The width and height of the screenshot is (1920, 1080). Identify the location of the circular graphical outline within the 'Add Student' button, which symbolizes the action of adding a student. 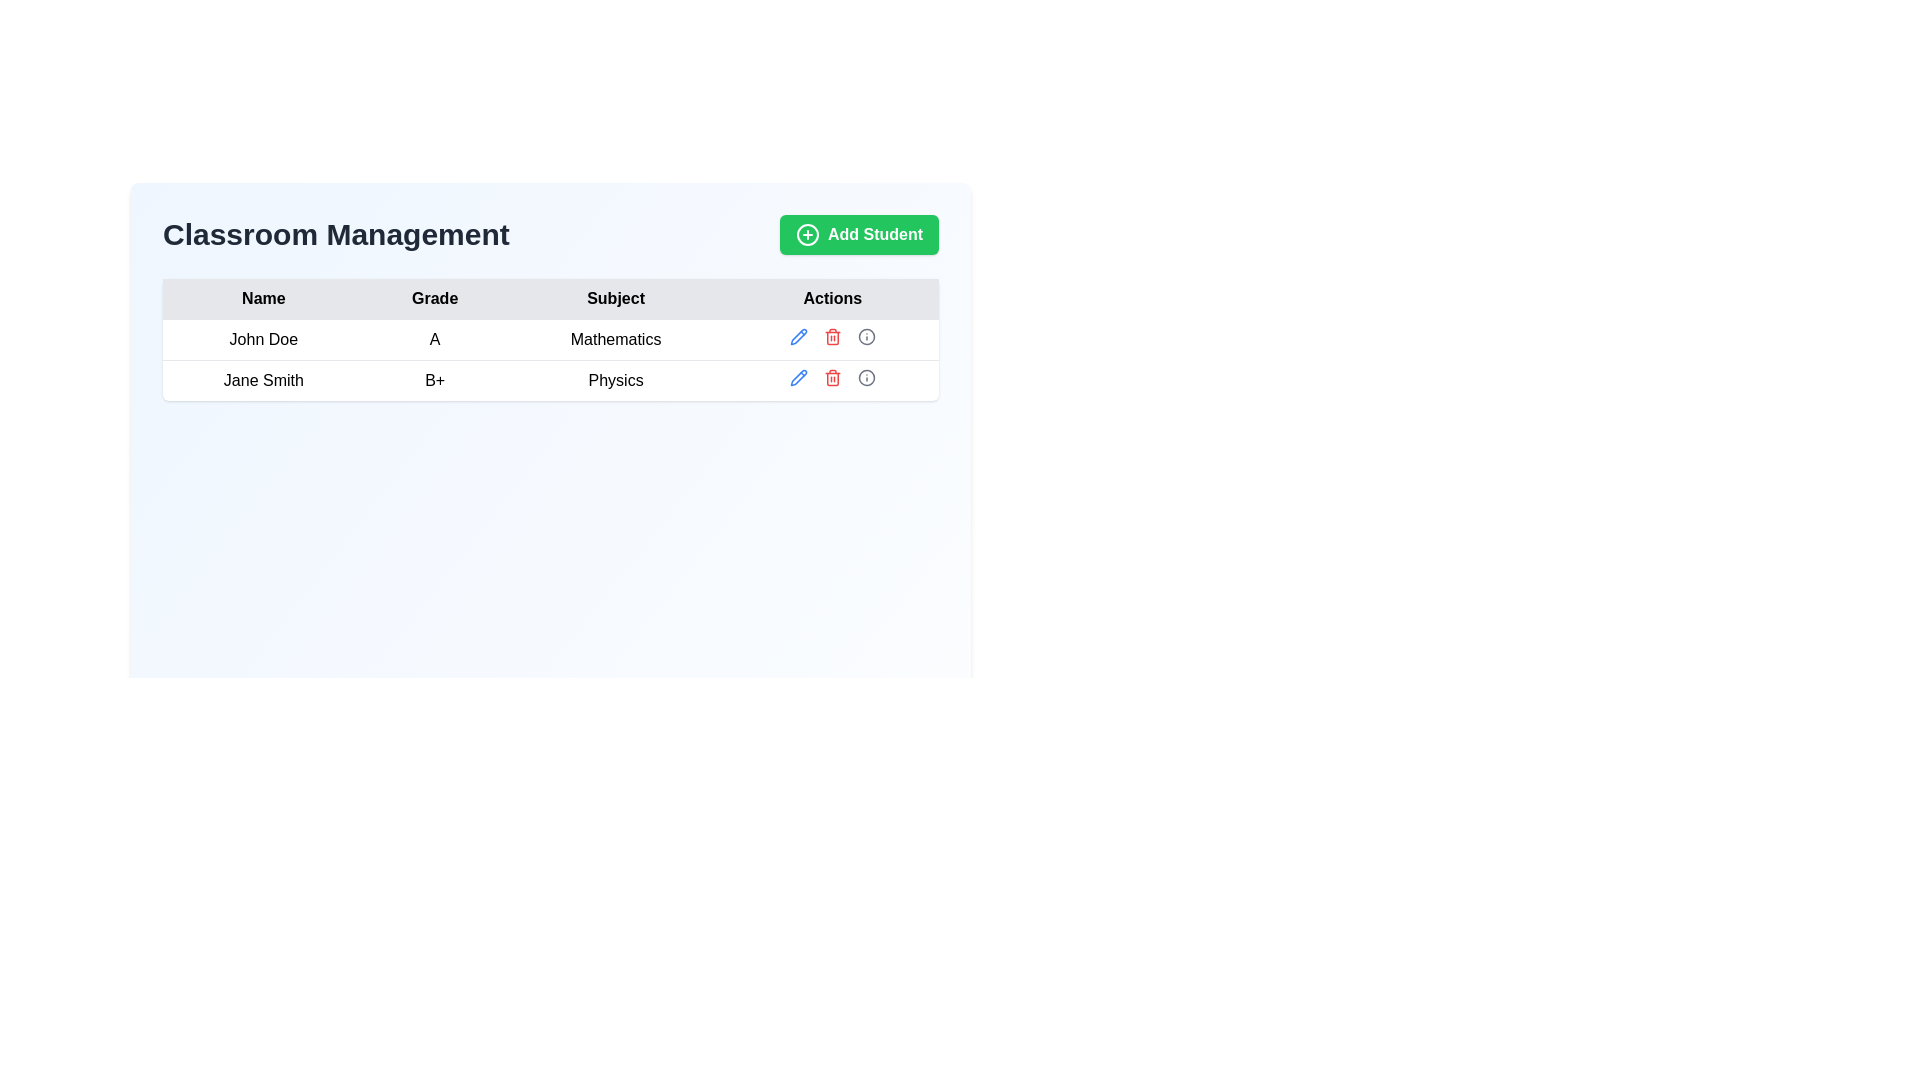
(807, 234).